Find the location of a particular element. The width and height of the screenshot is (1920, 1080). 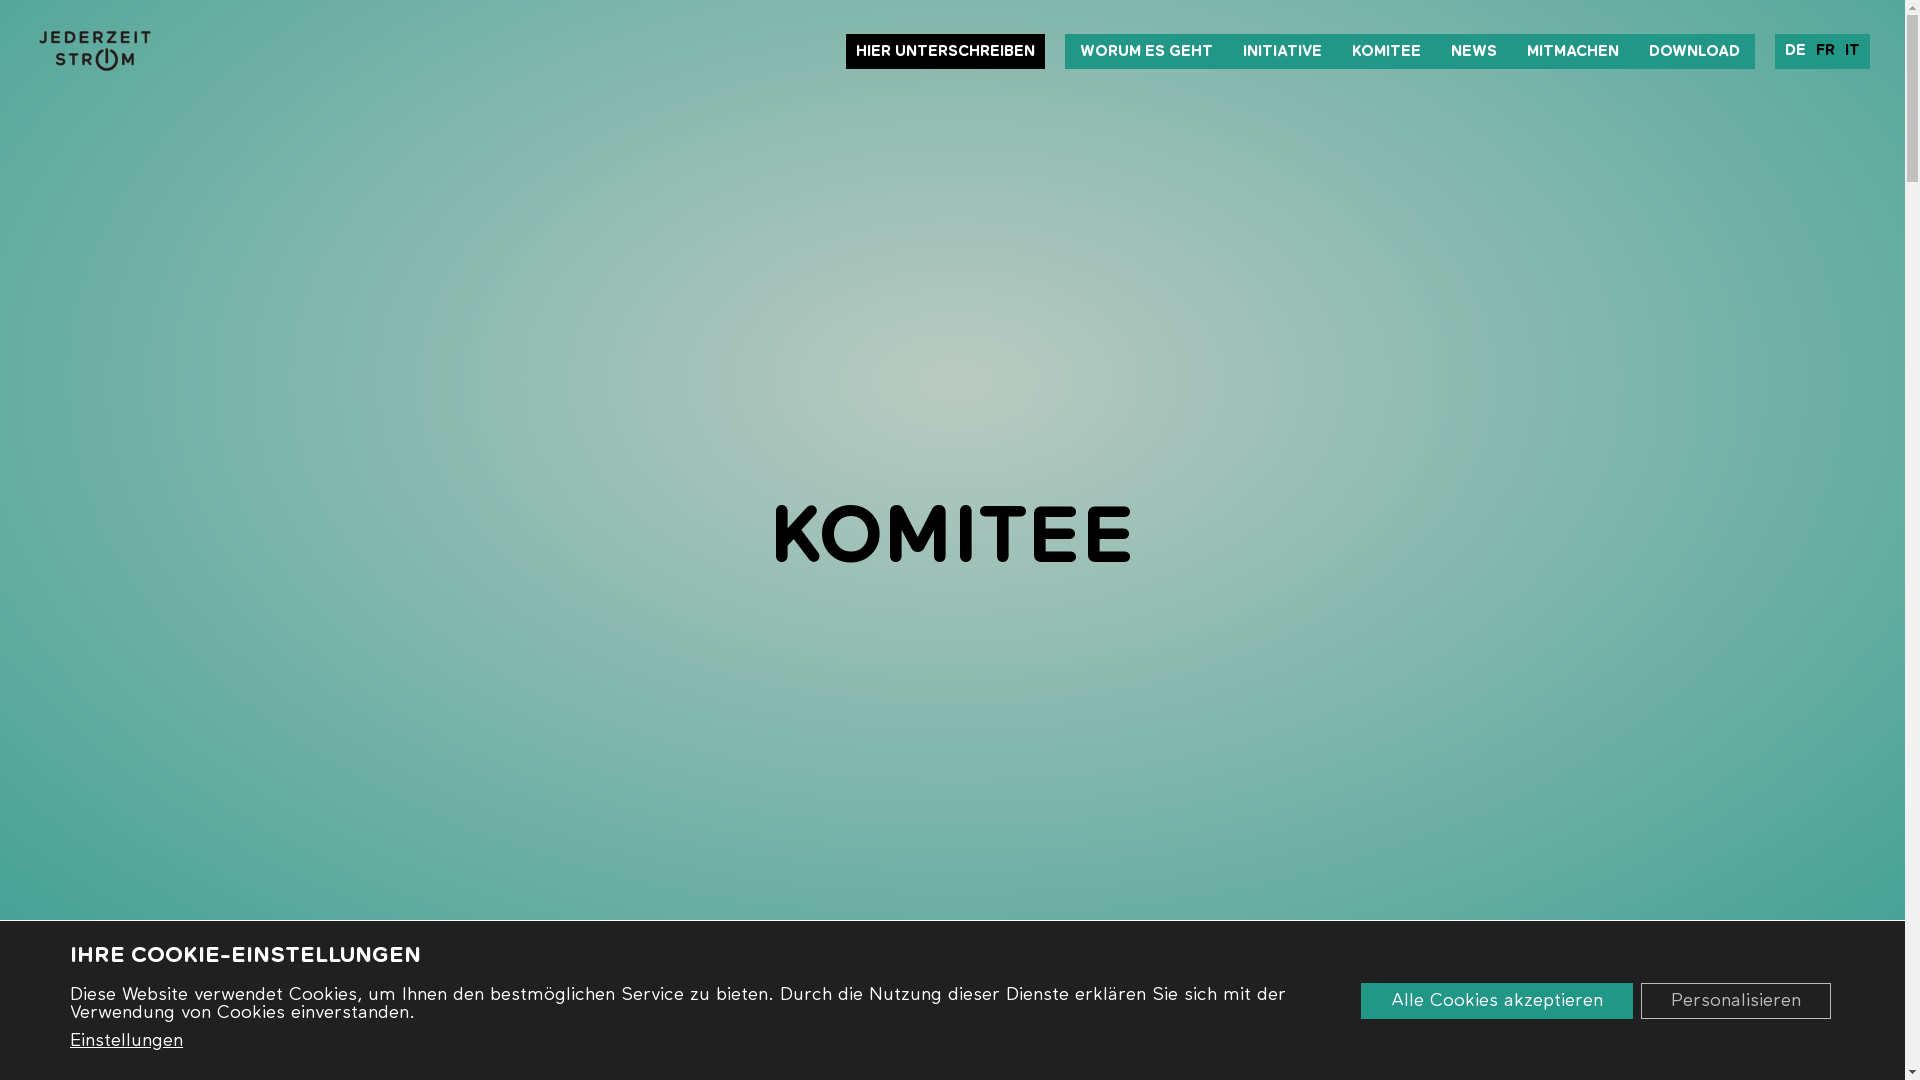

'KOMITEE' is located at coordinates (1337, 50).